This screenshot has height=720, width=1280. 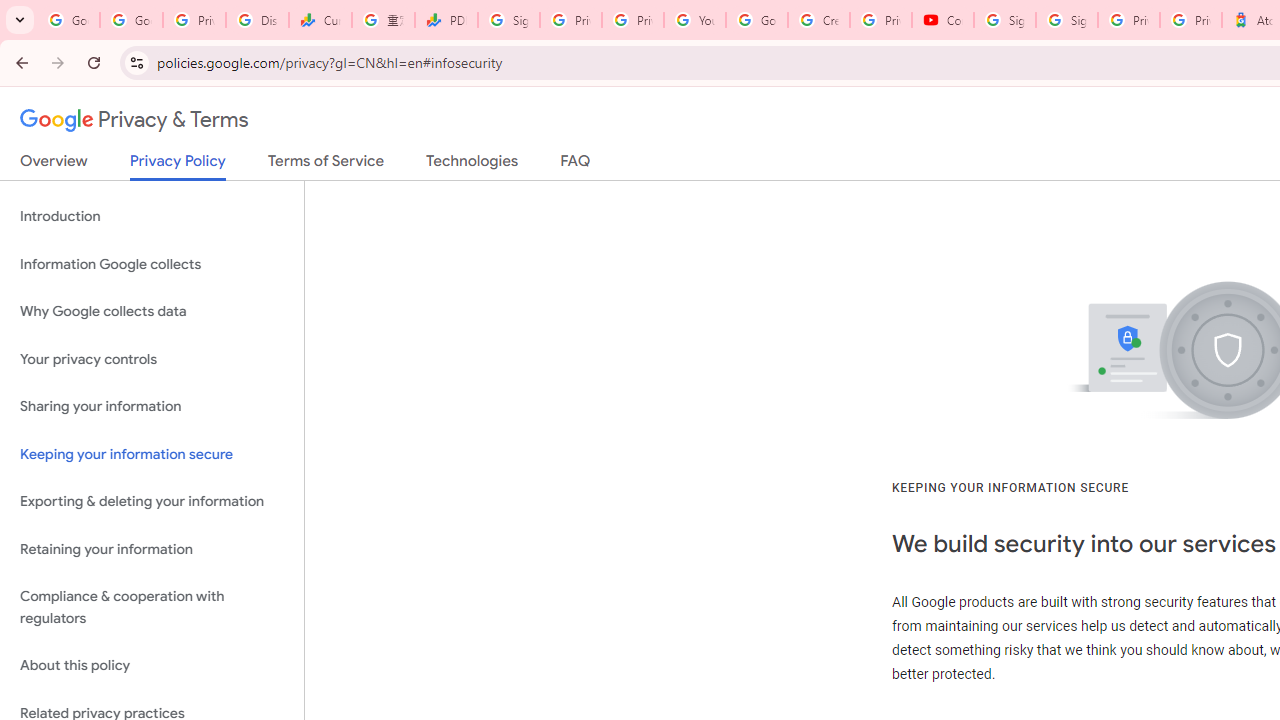 I want to click on 'Retaining your information', so click(x=151, y=549).